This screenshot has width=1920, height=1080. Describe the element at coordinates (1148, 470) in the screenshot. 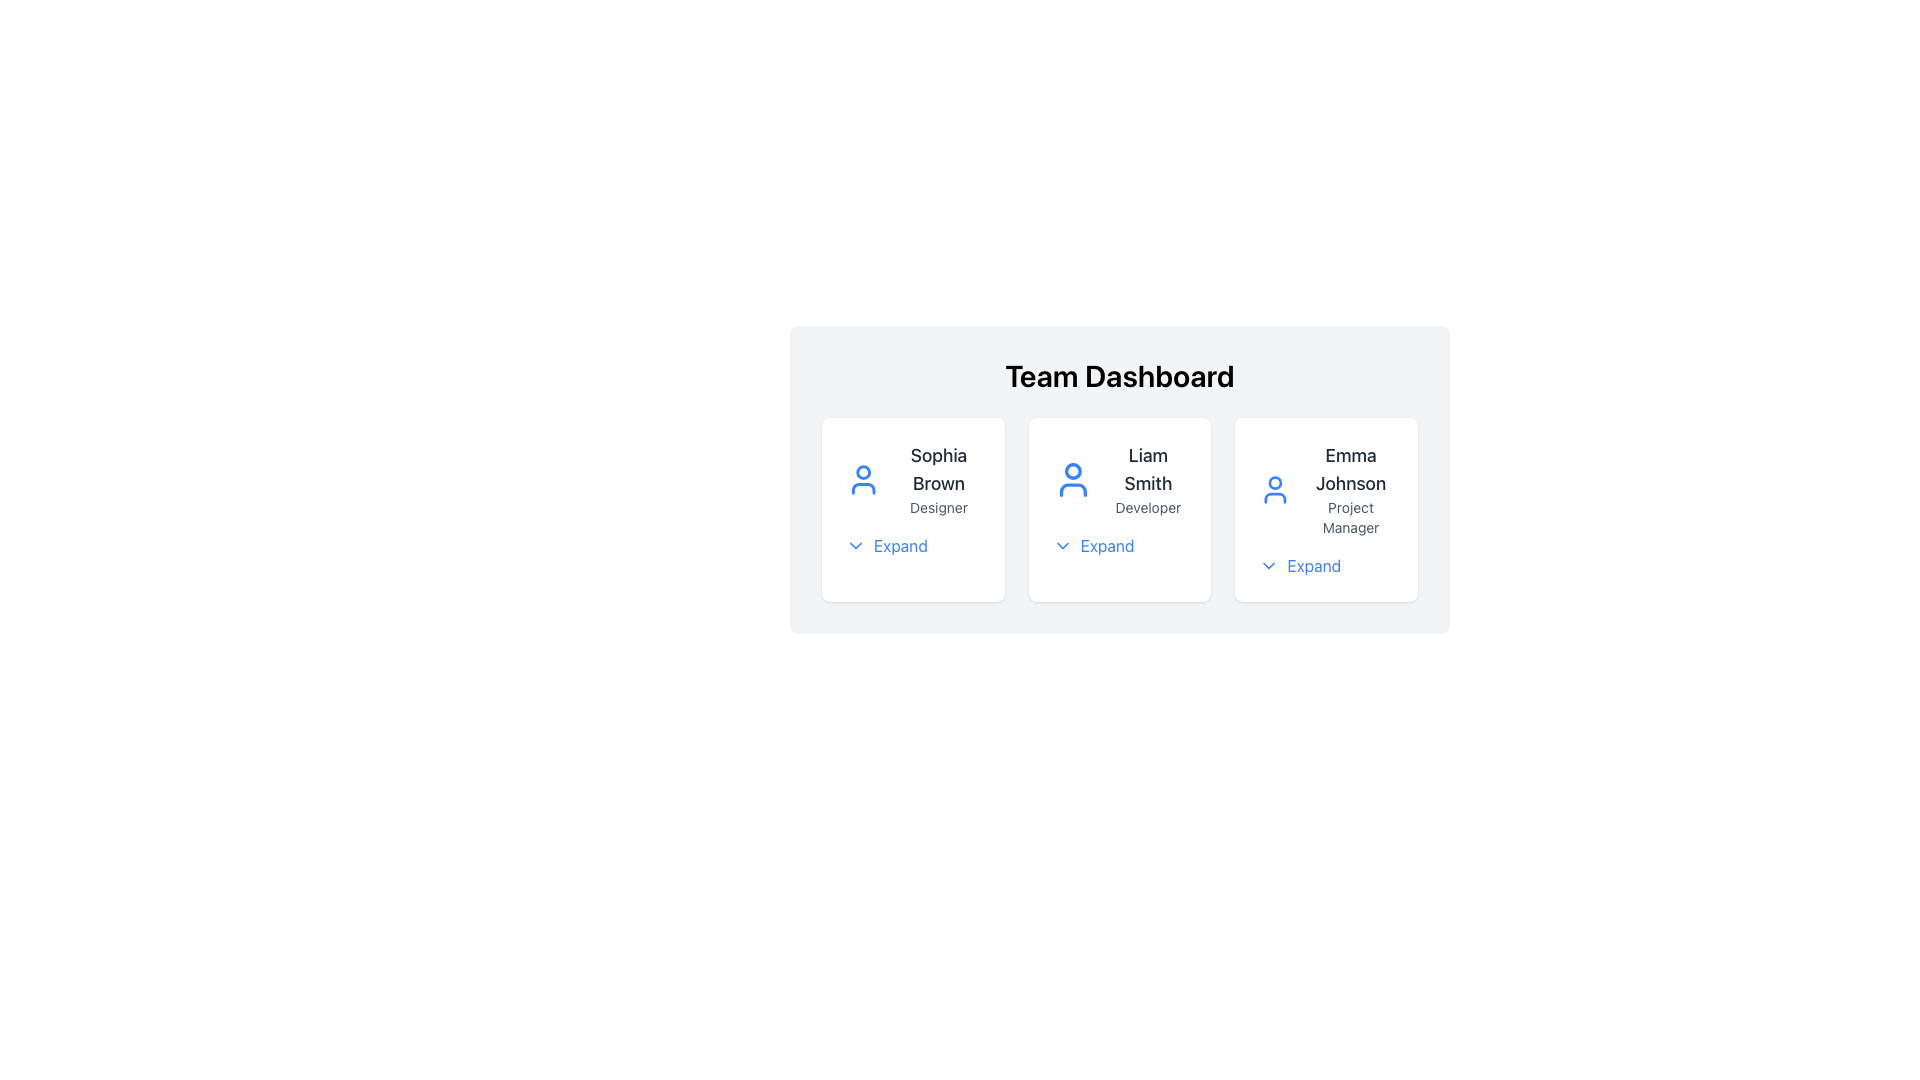

I see `the text label identifying the individual as 'Liam Smith' located in the second card from the left under the 'Team Dashboard' heading` at that location.